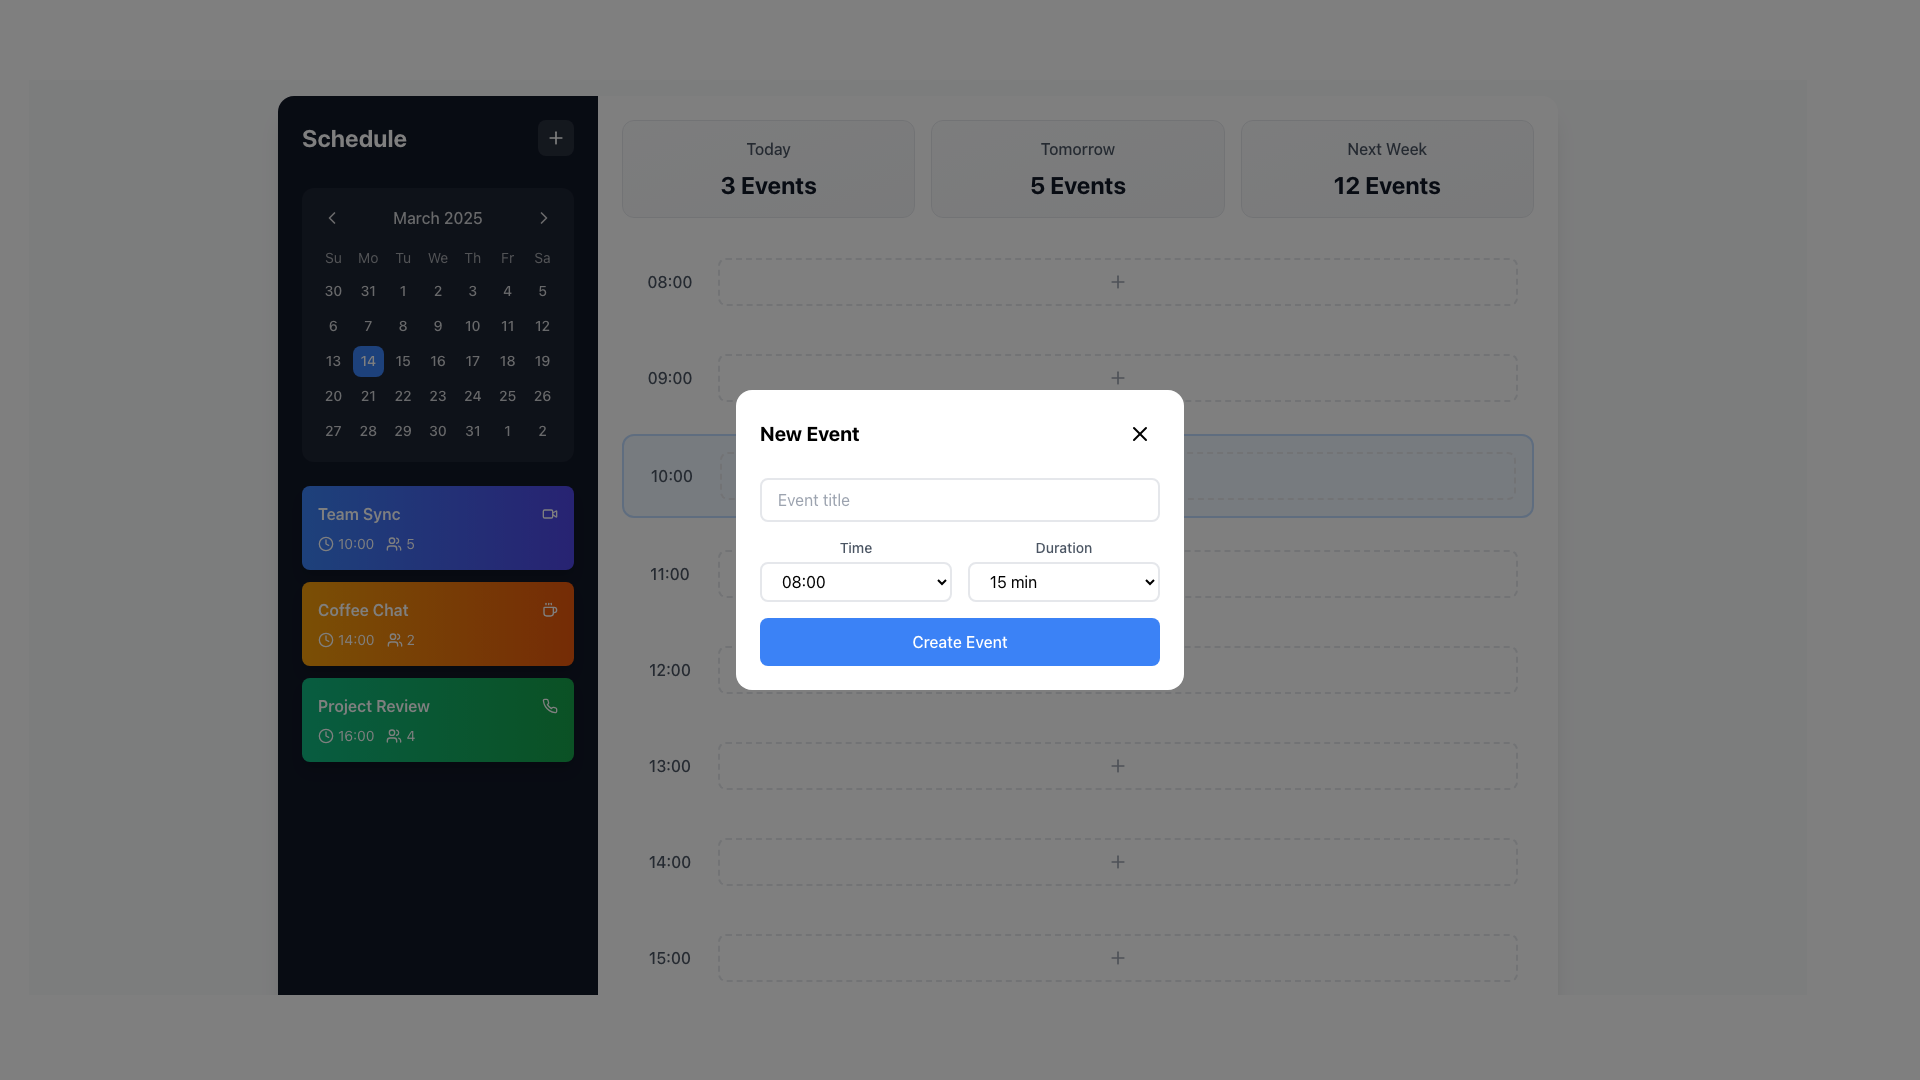 Image resolution: width=1920 pixels, height=1080 pixels. Describe the element at coordinates (400, 736) in the screenshot. I see `the User count indicator displaying '4' located in the 'Project Review' section of the agenda for 16:00, which consists of a gray icon of two user figures` at that location.